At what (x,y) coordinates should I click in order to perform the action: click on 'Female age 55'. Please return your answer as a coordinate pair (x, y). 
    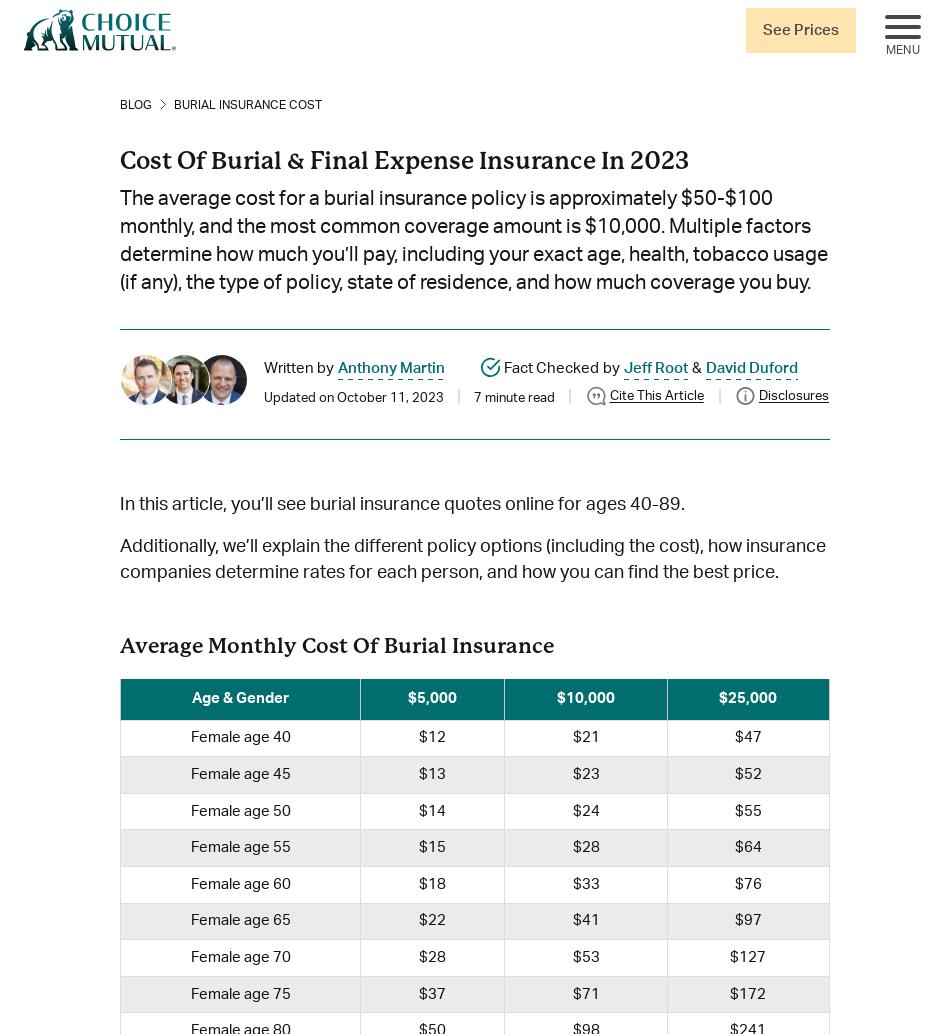
    Looking at the image, I should click on (238, 846).